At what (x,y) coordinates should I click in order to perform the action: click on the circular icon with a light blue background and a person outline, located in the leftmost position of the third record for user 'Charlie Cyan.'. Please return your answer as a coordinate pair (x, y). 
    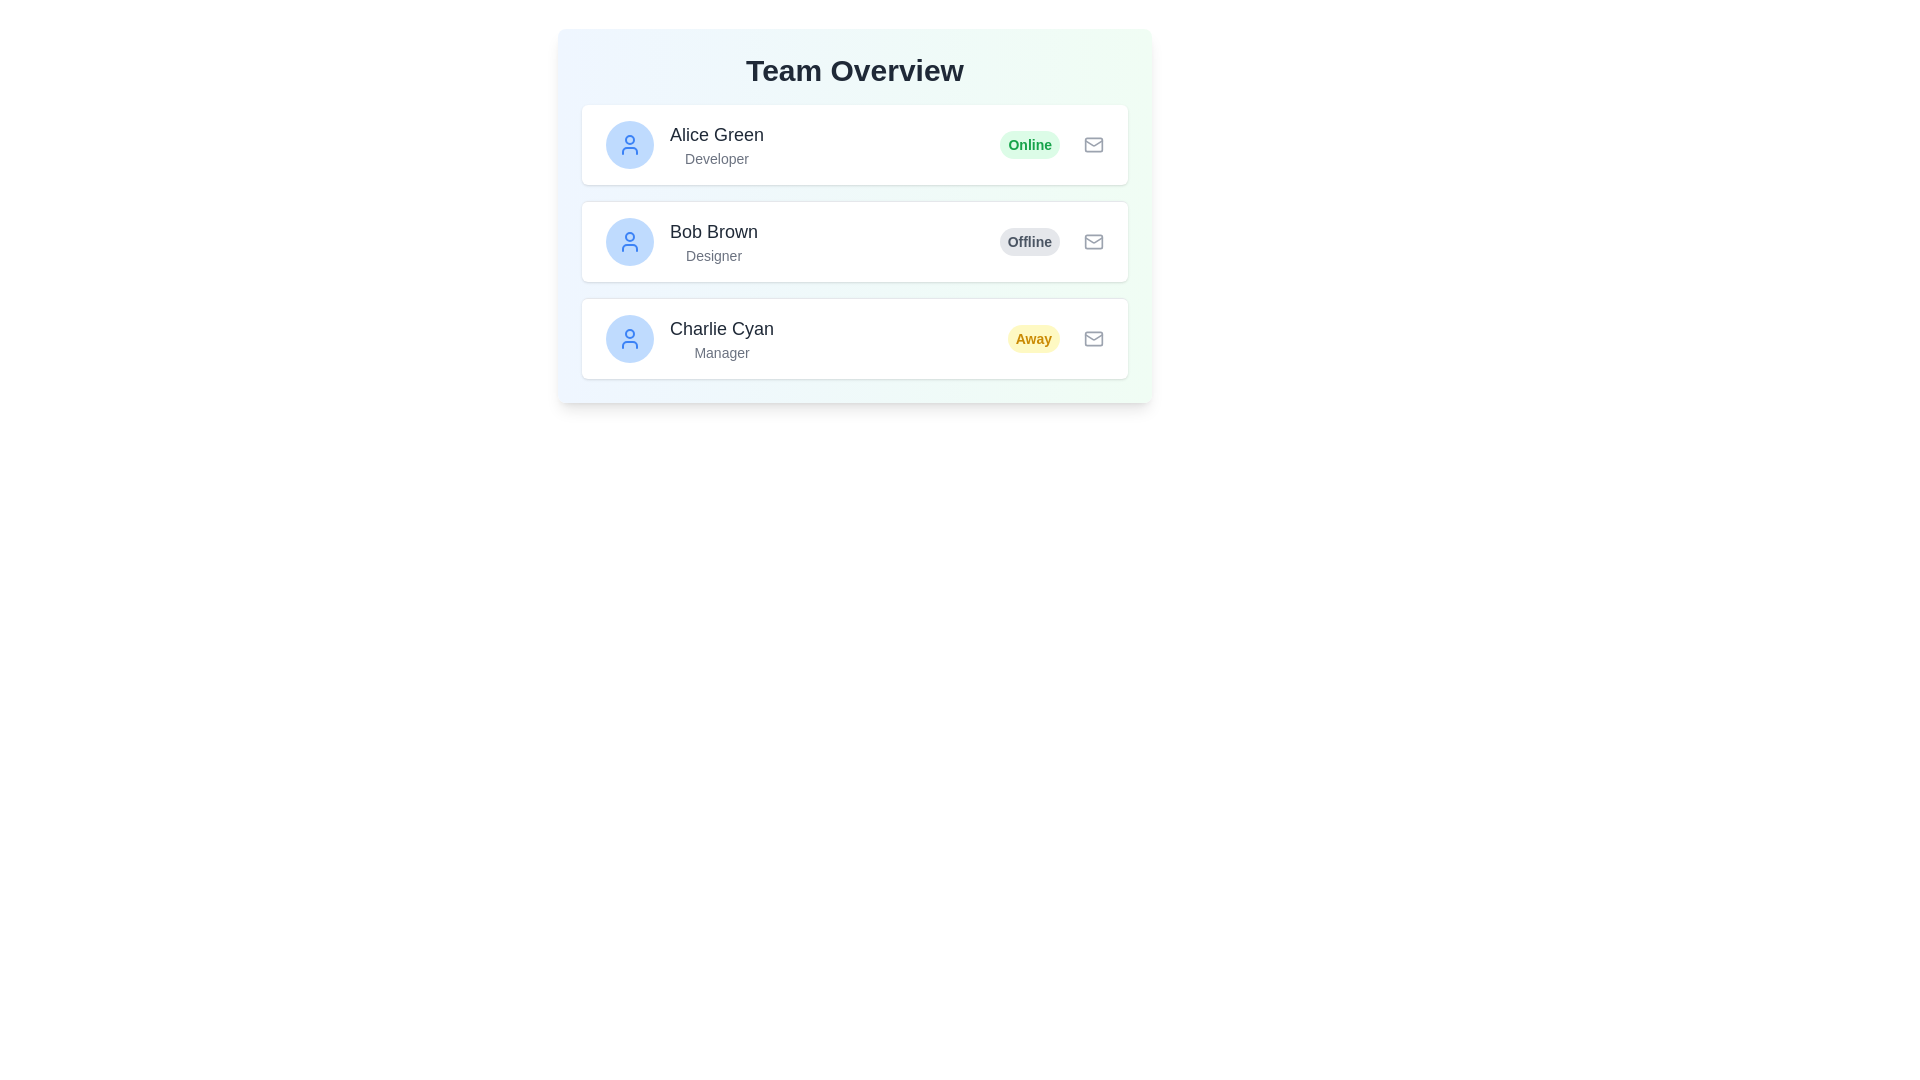
    Looking at the image, I should click on (628, 338).